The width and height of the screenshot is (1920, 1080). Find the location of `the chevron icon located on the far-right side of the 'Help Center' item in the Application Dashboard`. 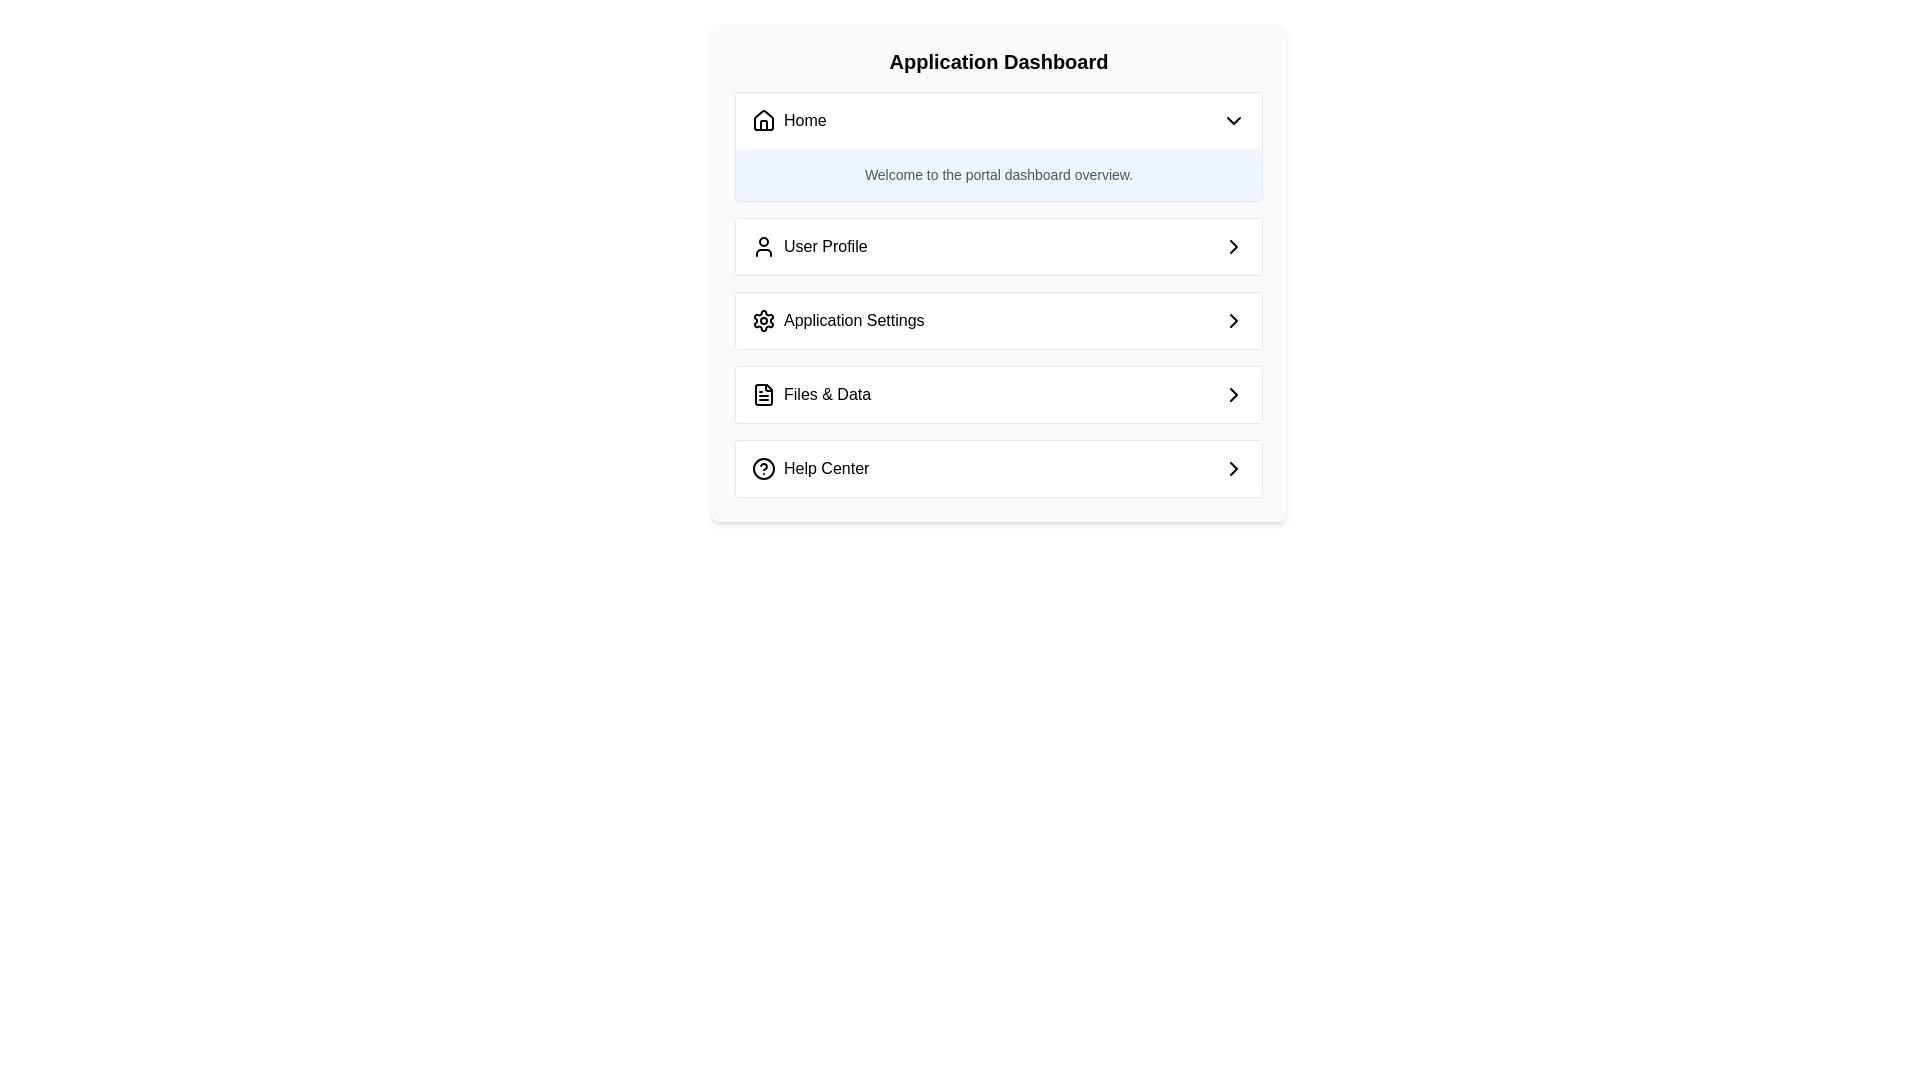

the chevron icon located on the far-right side of the 'Help Center' item in the Application Dashboard is located at coordinates (1232, 469).